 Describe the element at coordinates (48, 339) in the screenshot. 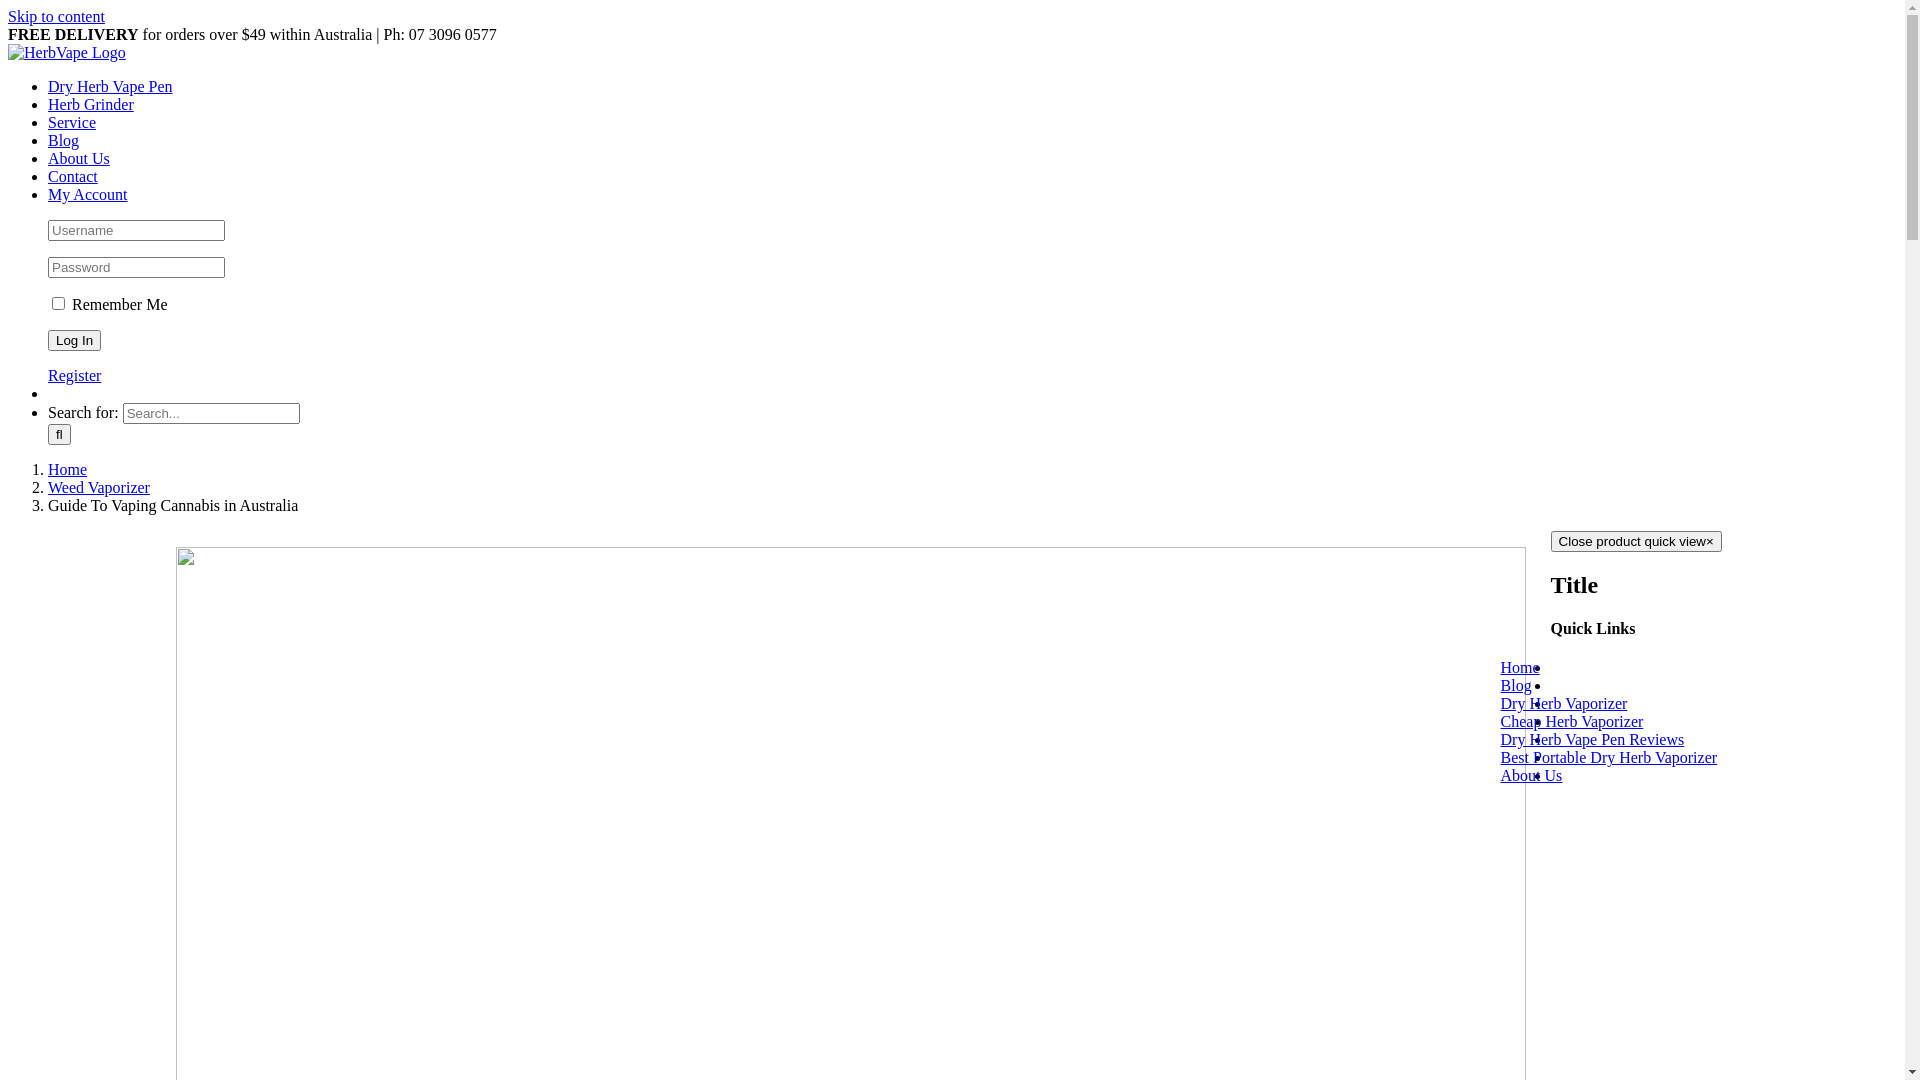

I see `'Log In'` at that location.